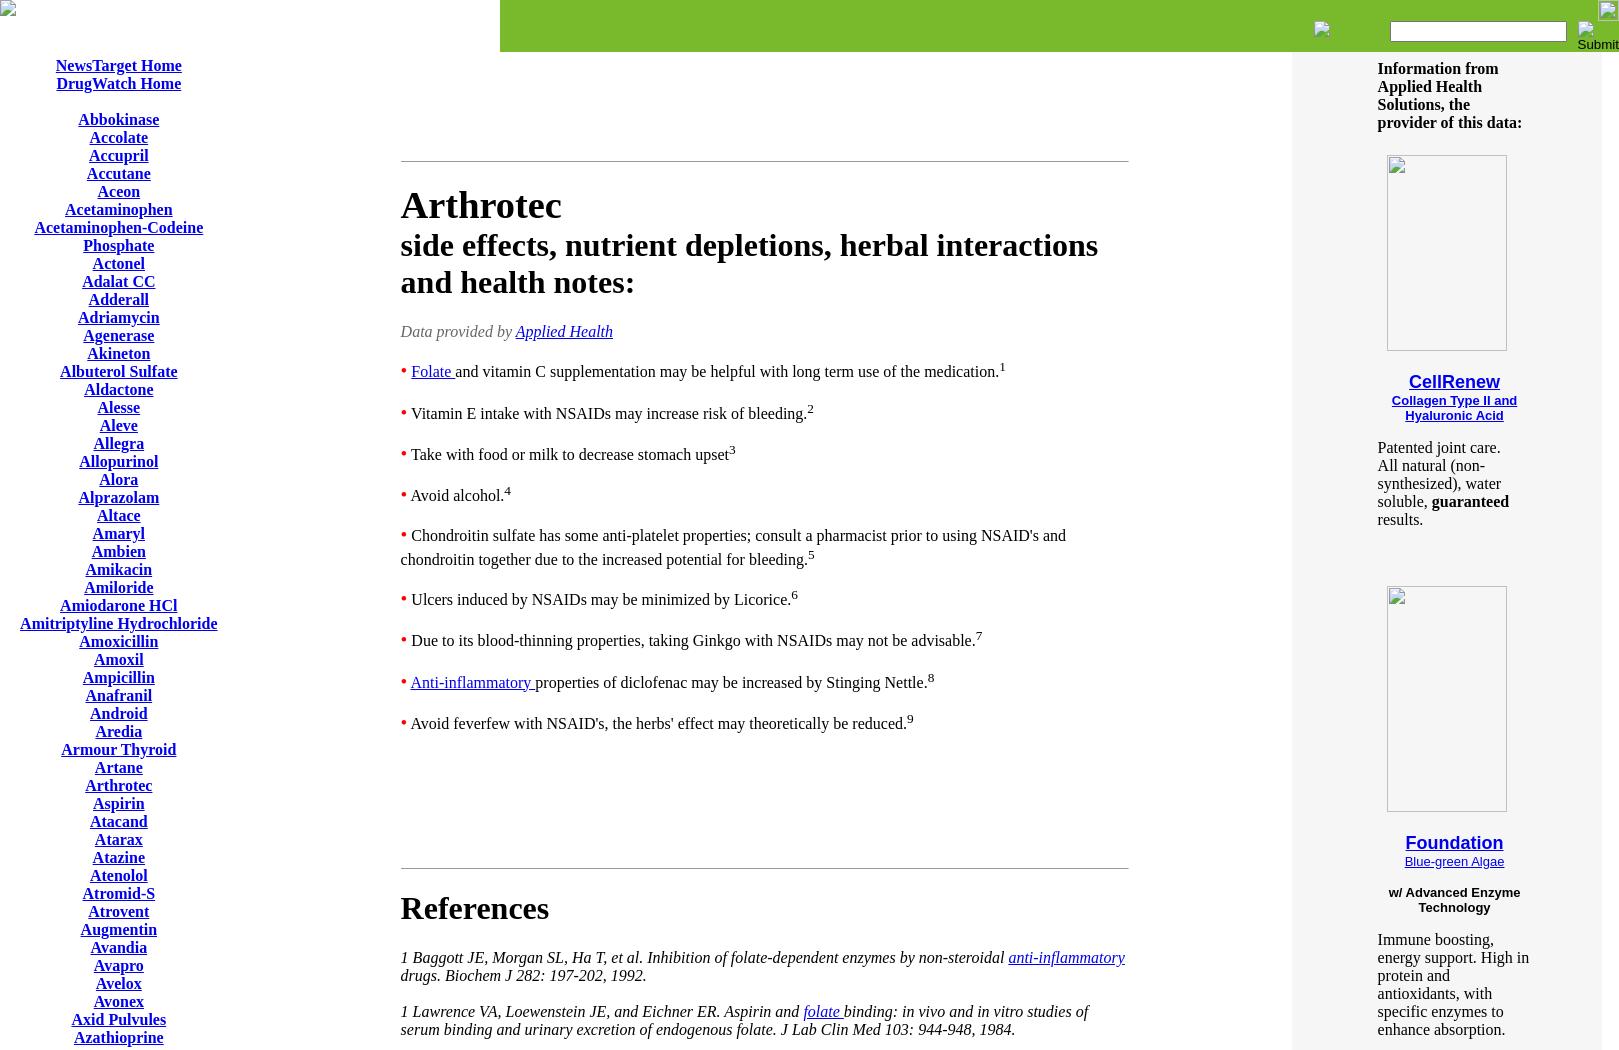 The width and height of the screenshot is (1619, 1050). I want to click on '1', so click(1001, 364).